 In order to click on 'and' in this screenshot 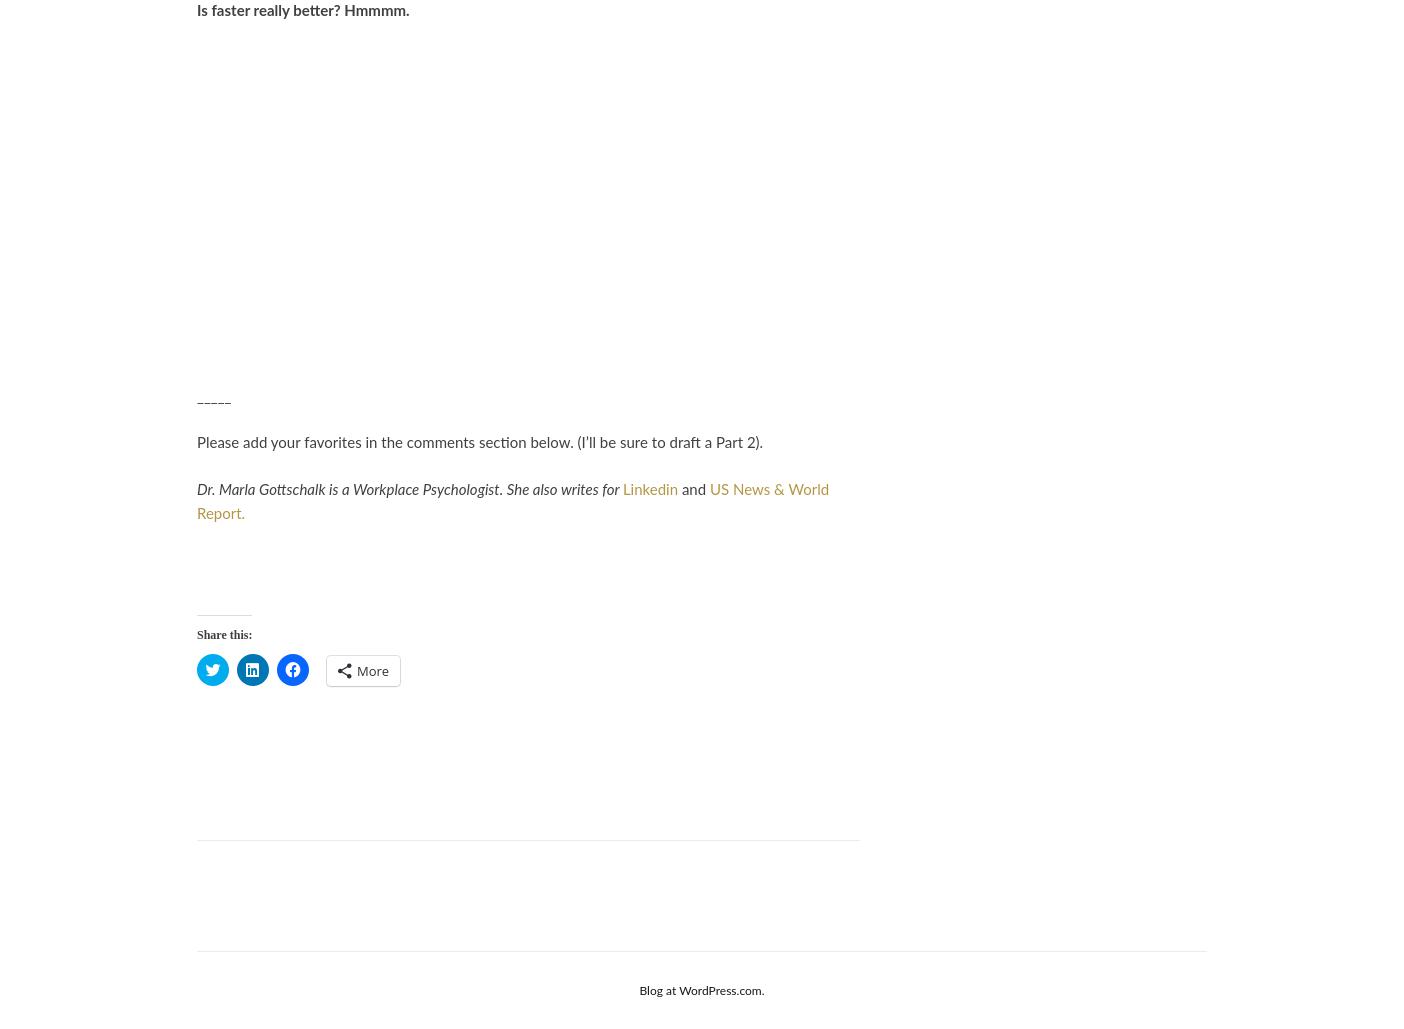, I will do `click(693, 489)`.